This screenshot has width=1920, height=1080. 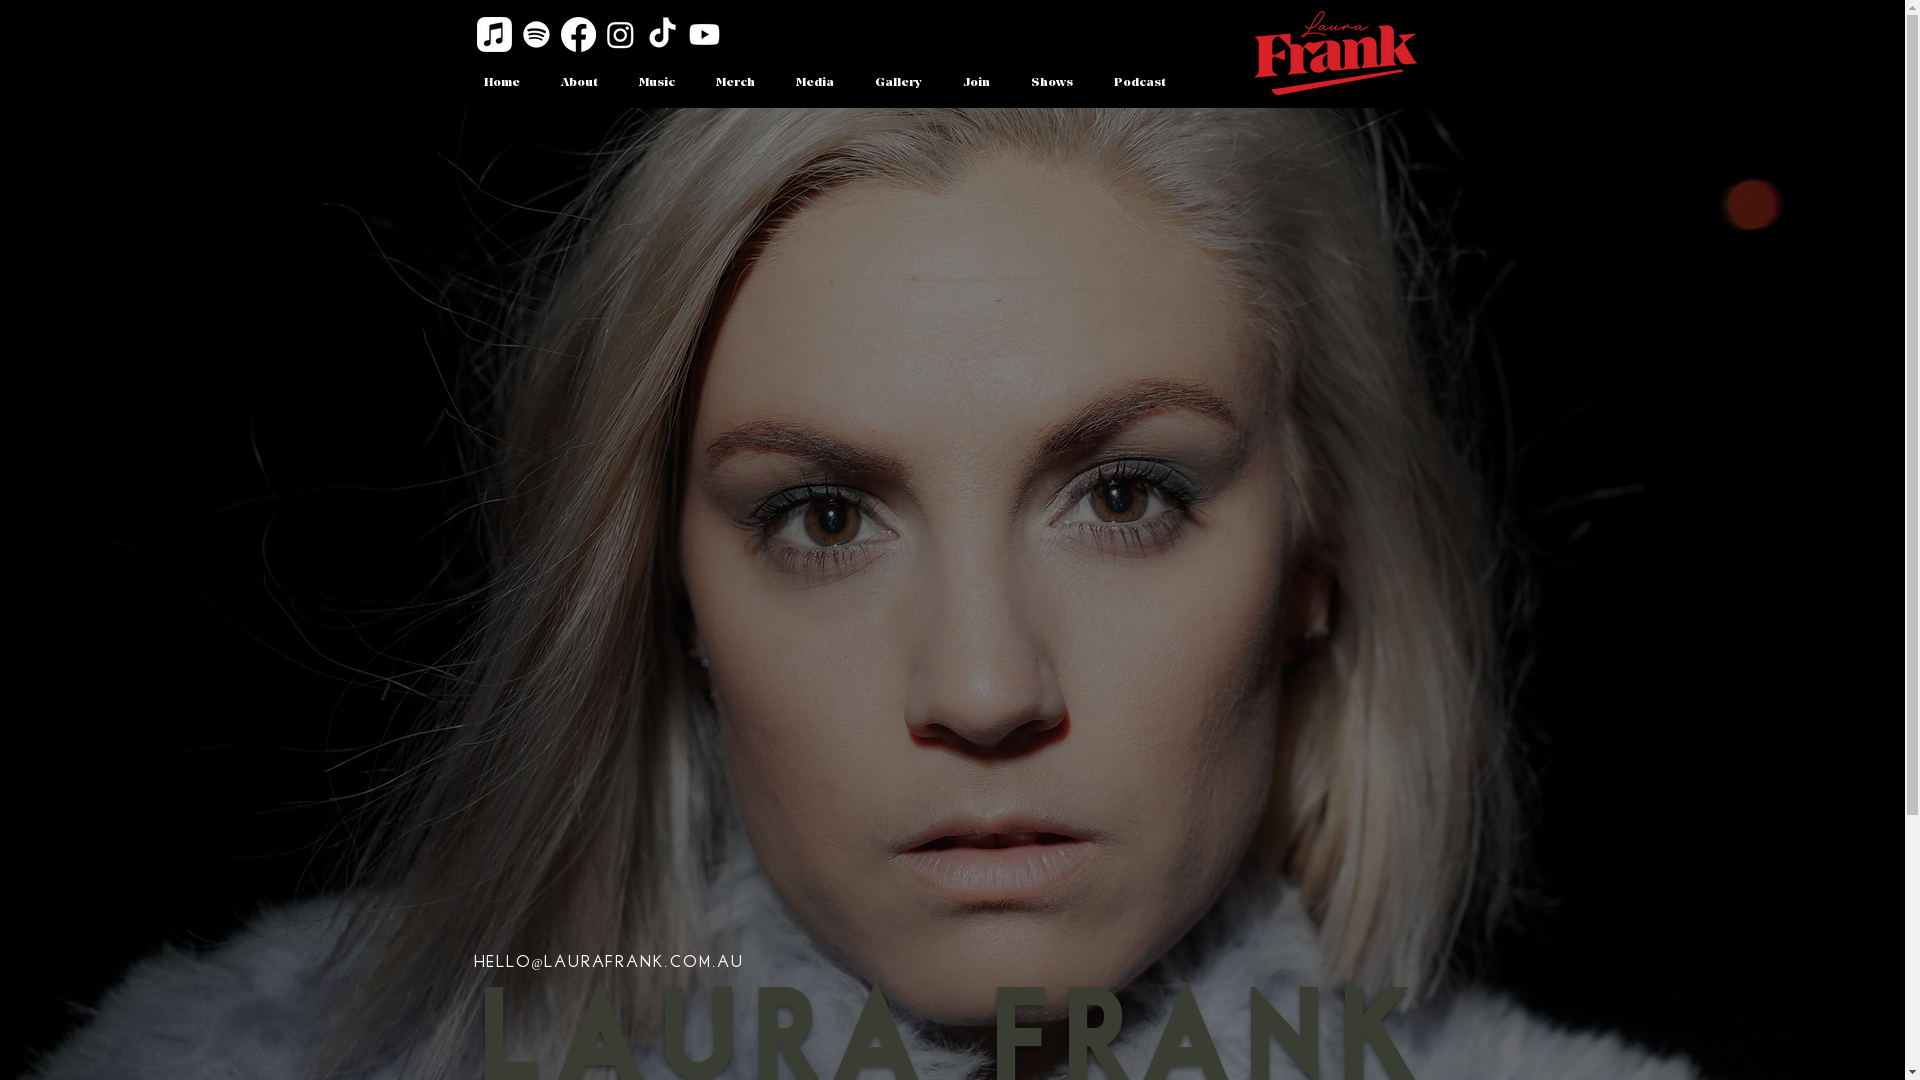 I want to click on 'Join', so click(x=975, y=82).